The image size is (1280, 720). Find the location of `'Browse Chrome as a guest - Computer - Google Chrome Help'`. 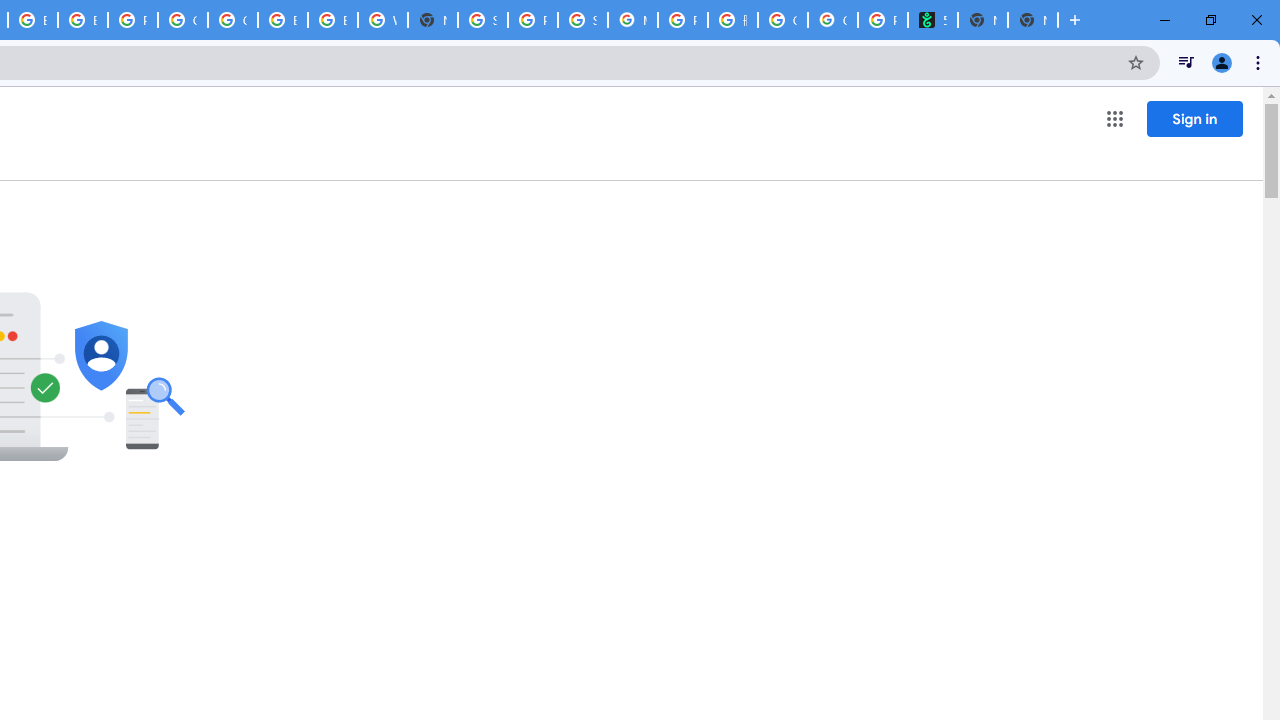

'Browse Chrome as a guest - Computer - Google Chrome Help' is located at coordinates (333, 20).